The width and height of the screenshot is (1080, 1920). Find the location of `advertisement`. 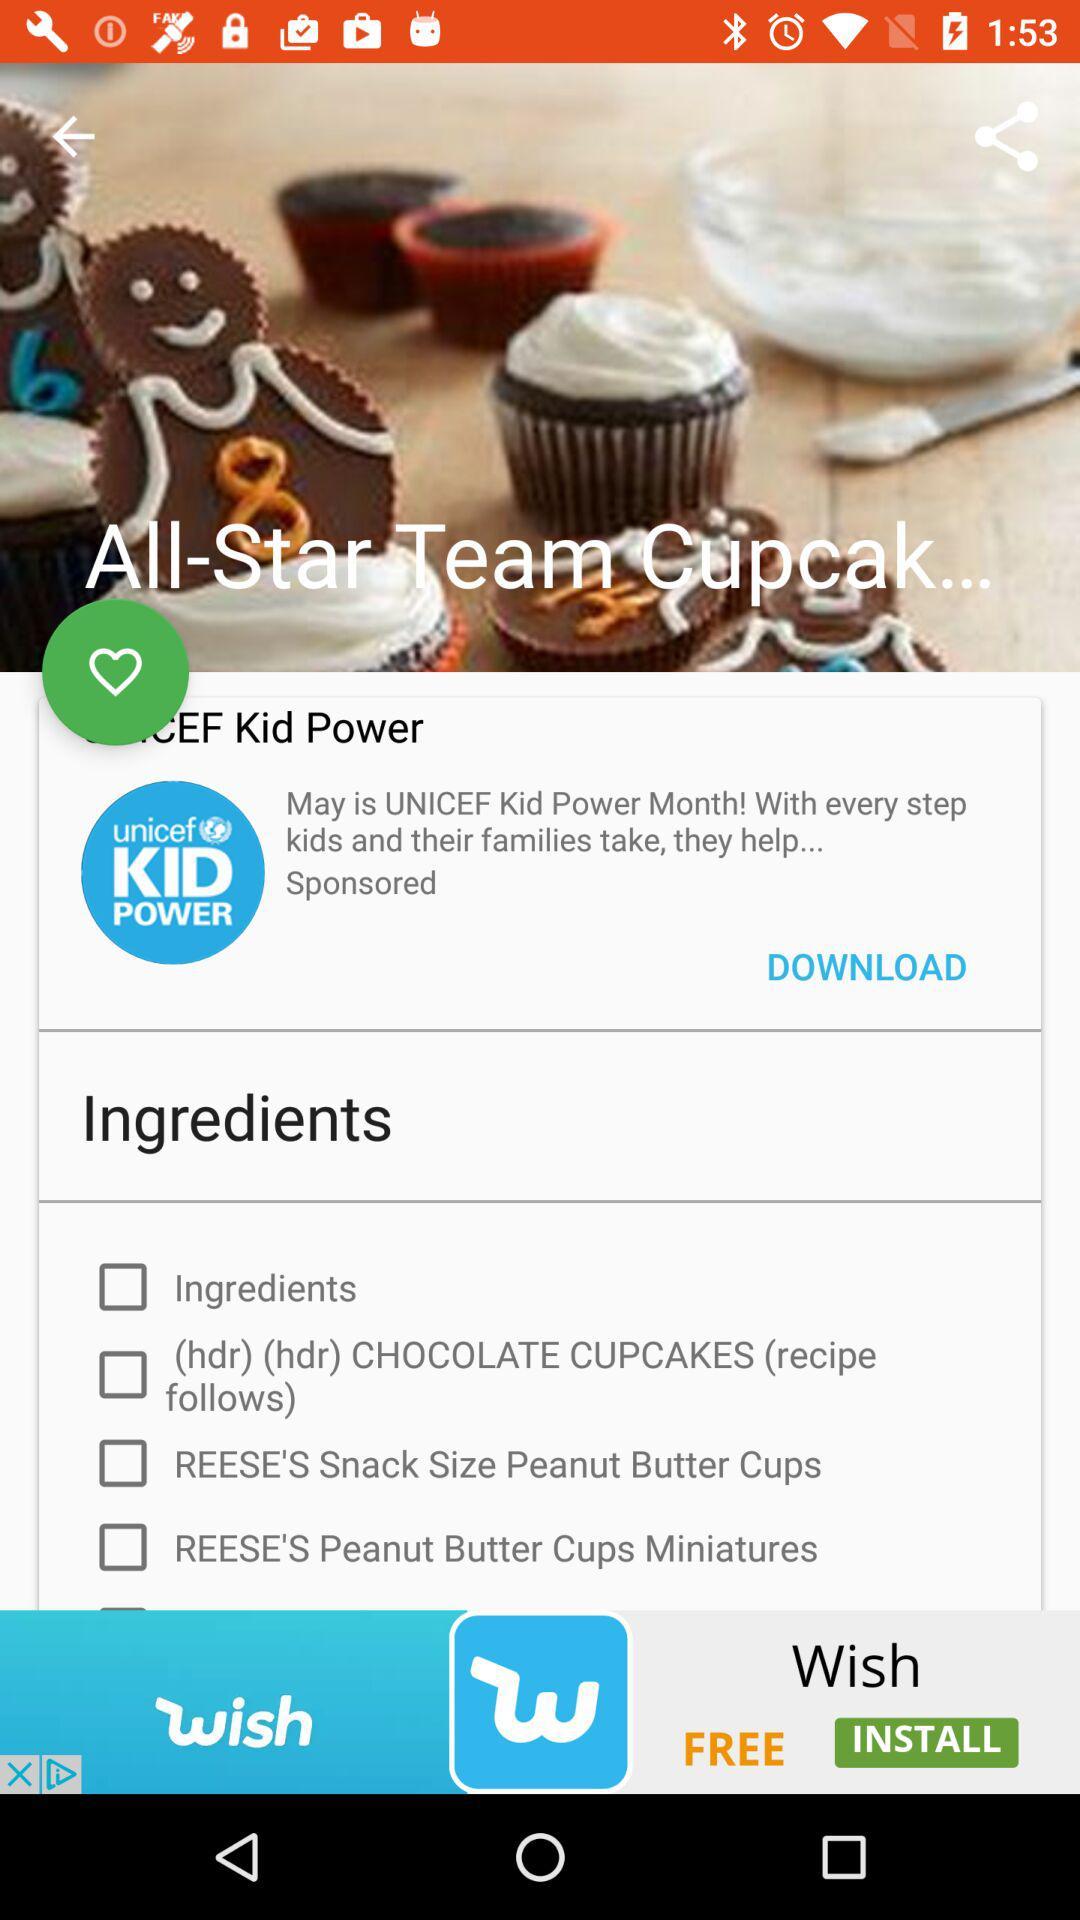

advertisement is located at coordinates (540, 1701).